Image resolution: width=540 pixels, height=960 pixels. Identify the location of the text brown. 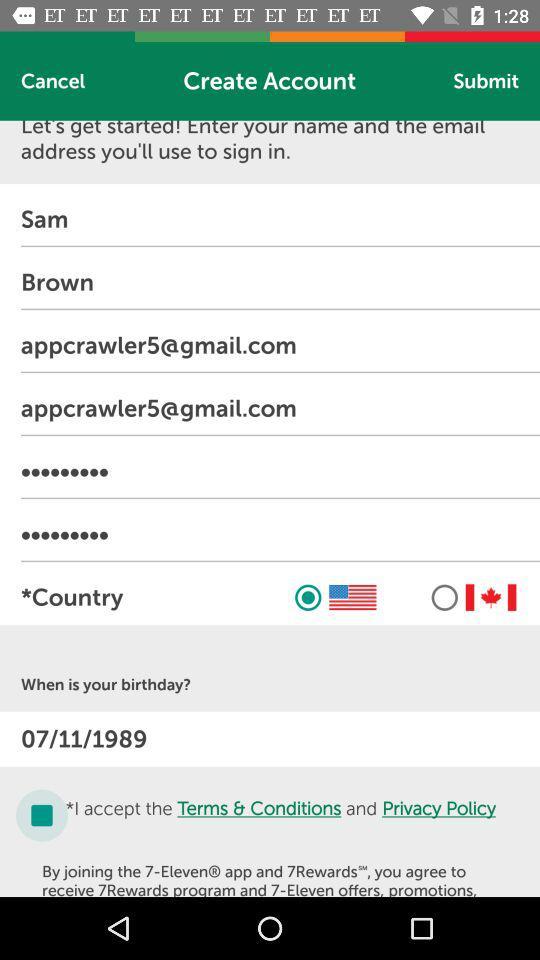
(279, 281).